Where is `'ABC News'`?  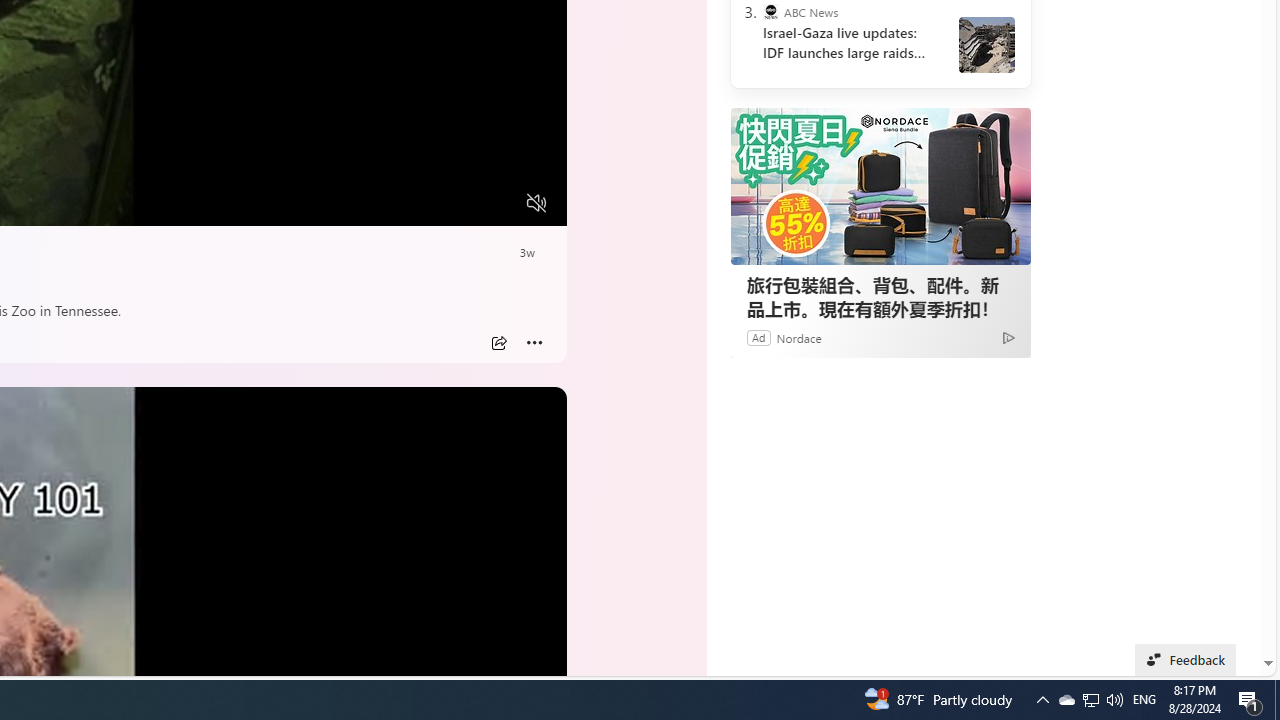 'ABC News' is located at coordinates (769, 12).